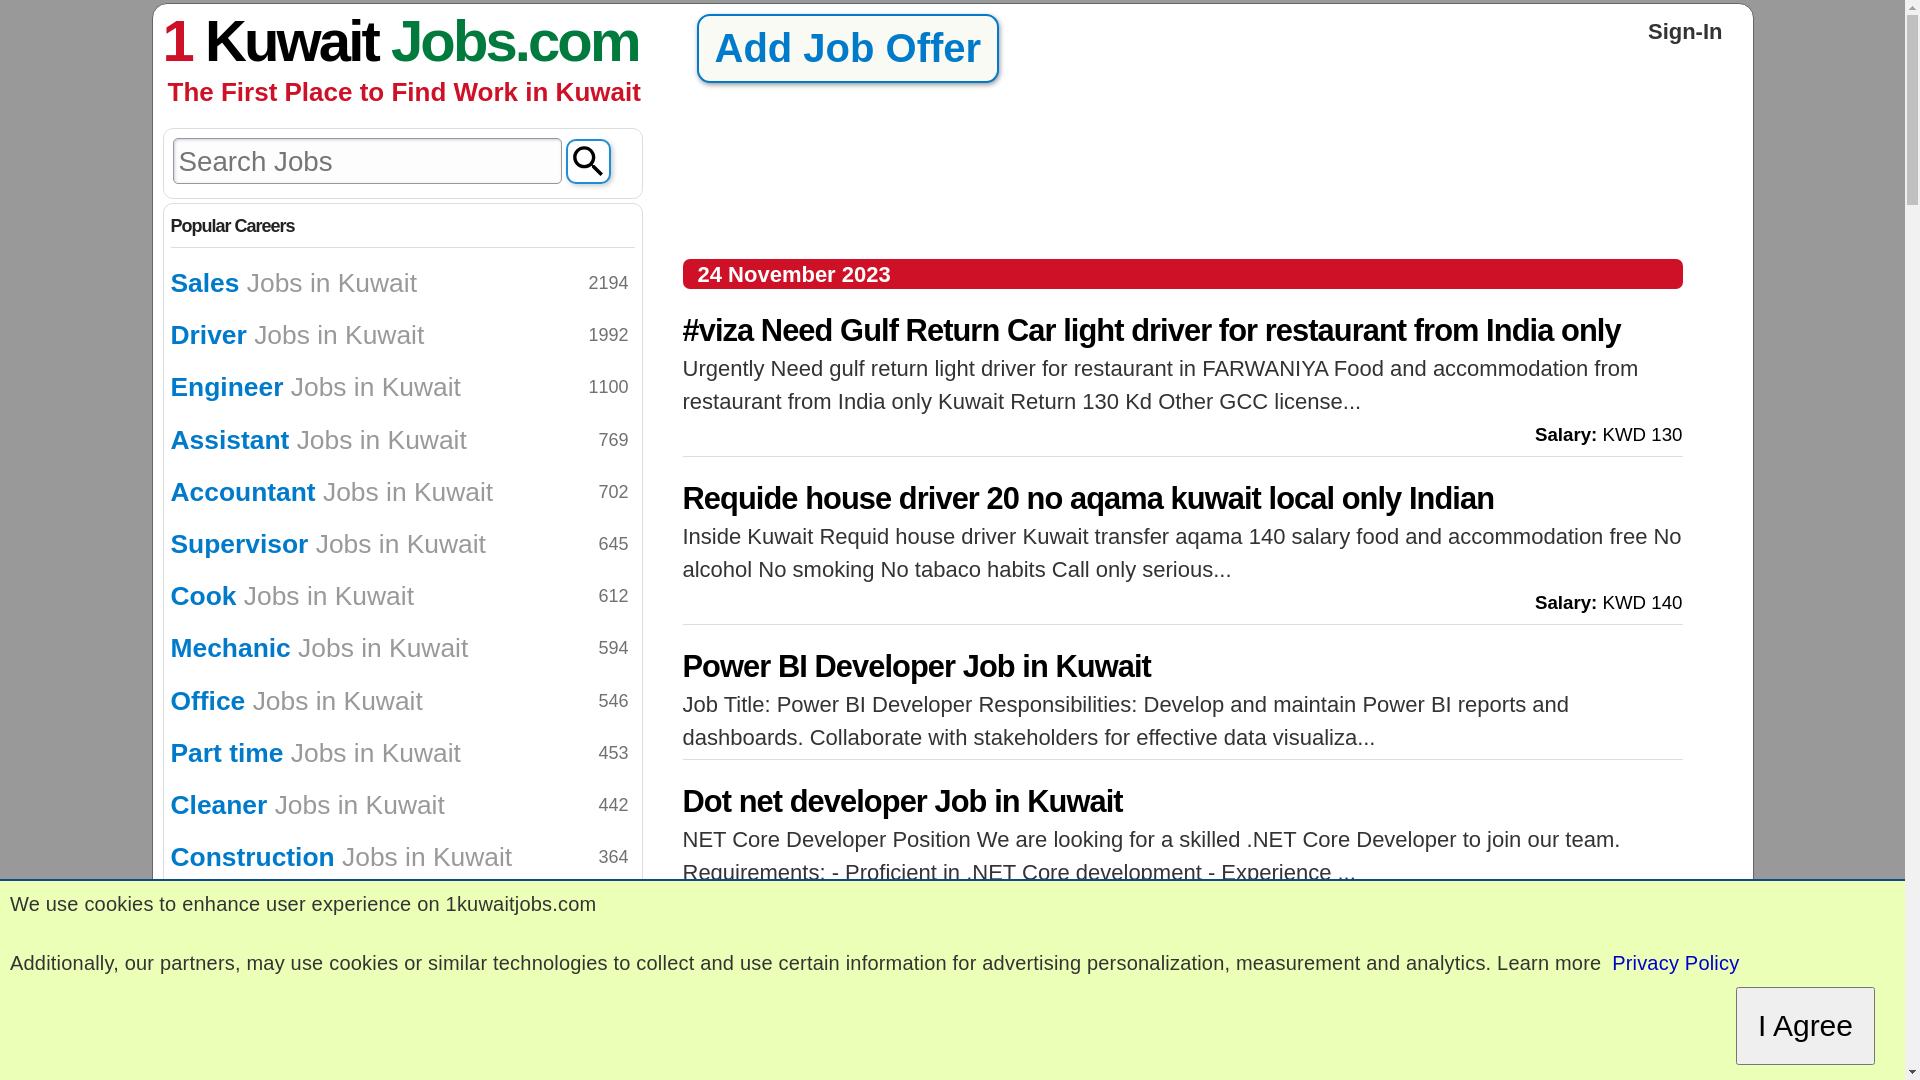 This screenshot has height=1080, width=1920. I want to click on 'Accountant Jobs in Kuwait, so click(401, 492).